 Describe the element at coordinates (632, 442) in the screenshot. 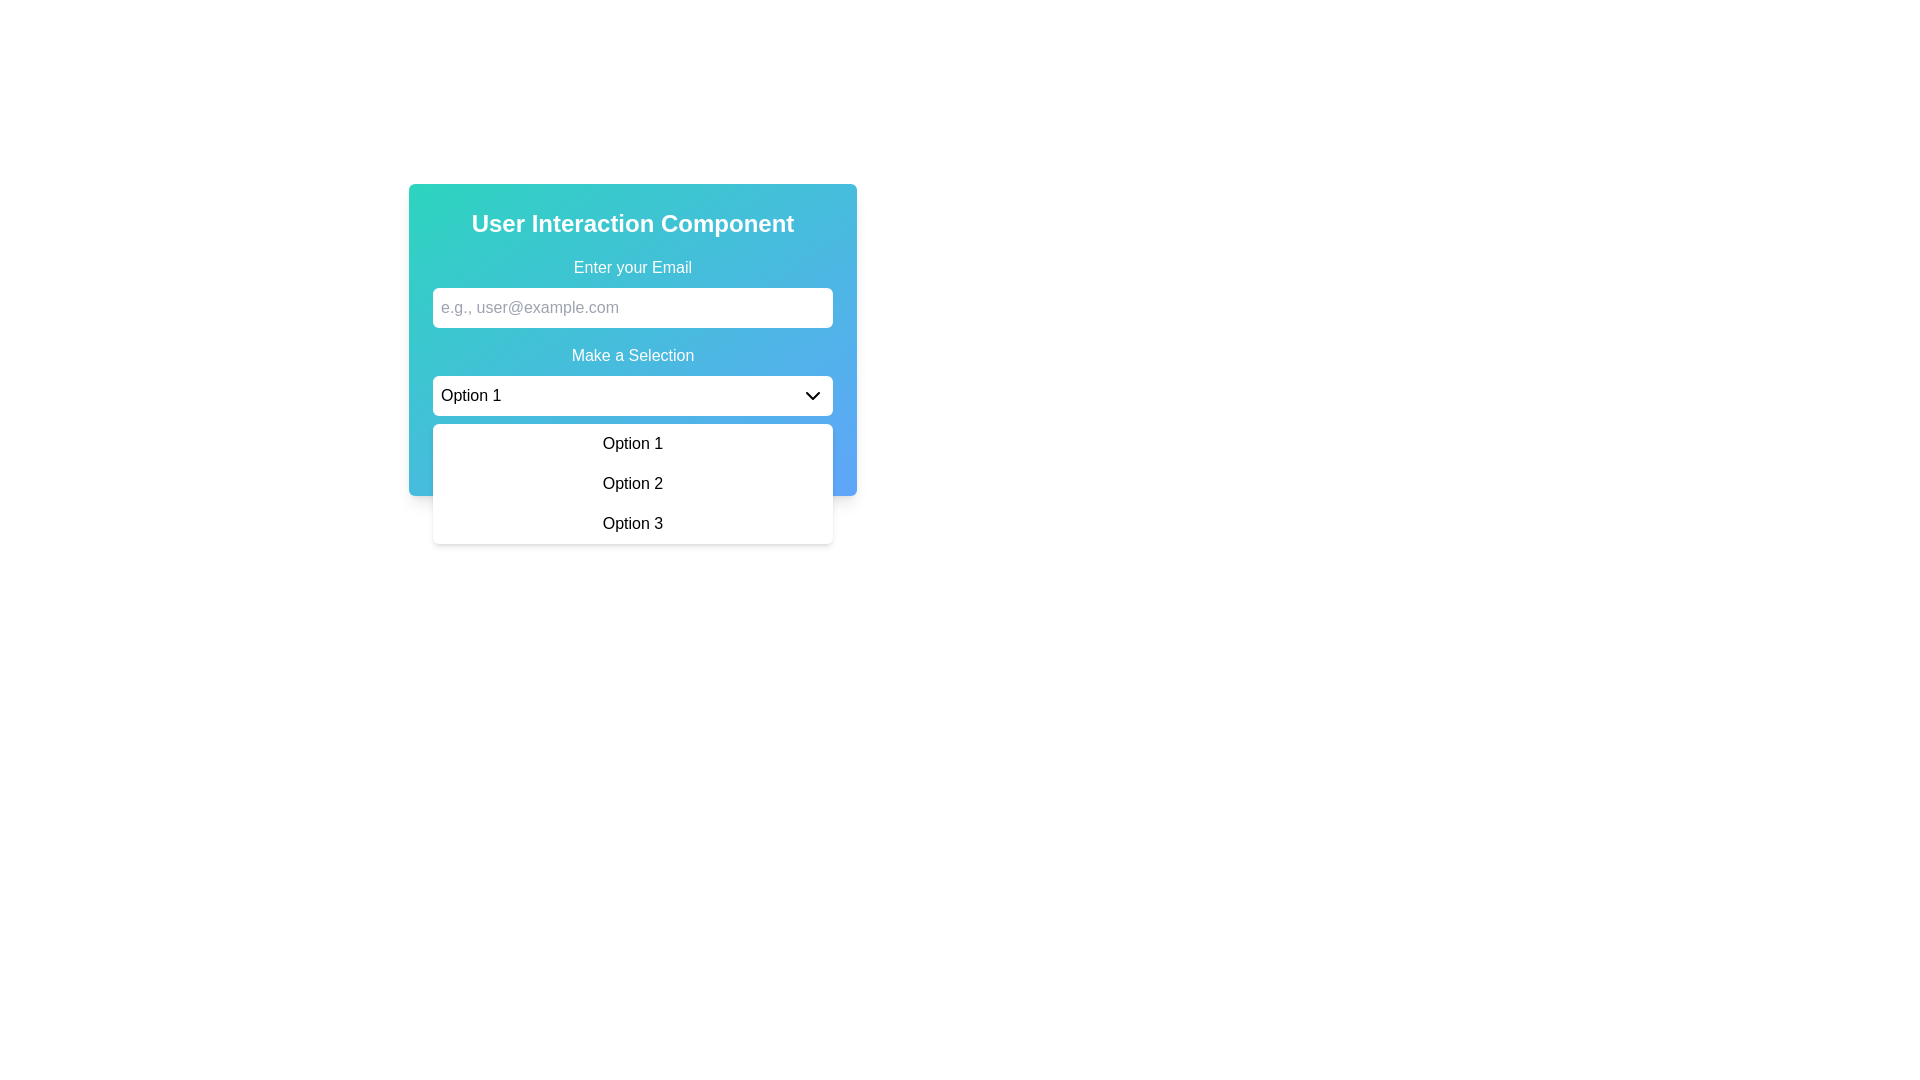

I see `the dropdown menu item displaying 'Option 1'` at that location.